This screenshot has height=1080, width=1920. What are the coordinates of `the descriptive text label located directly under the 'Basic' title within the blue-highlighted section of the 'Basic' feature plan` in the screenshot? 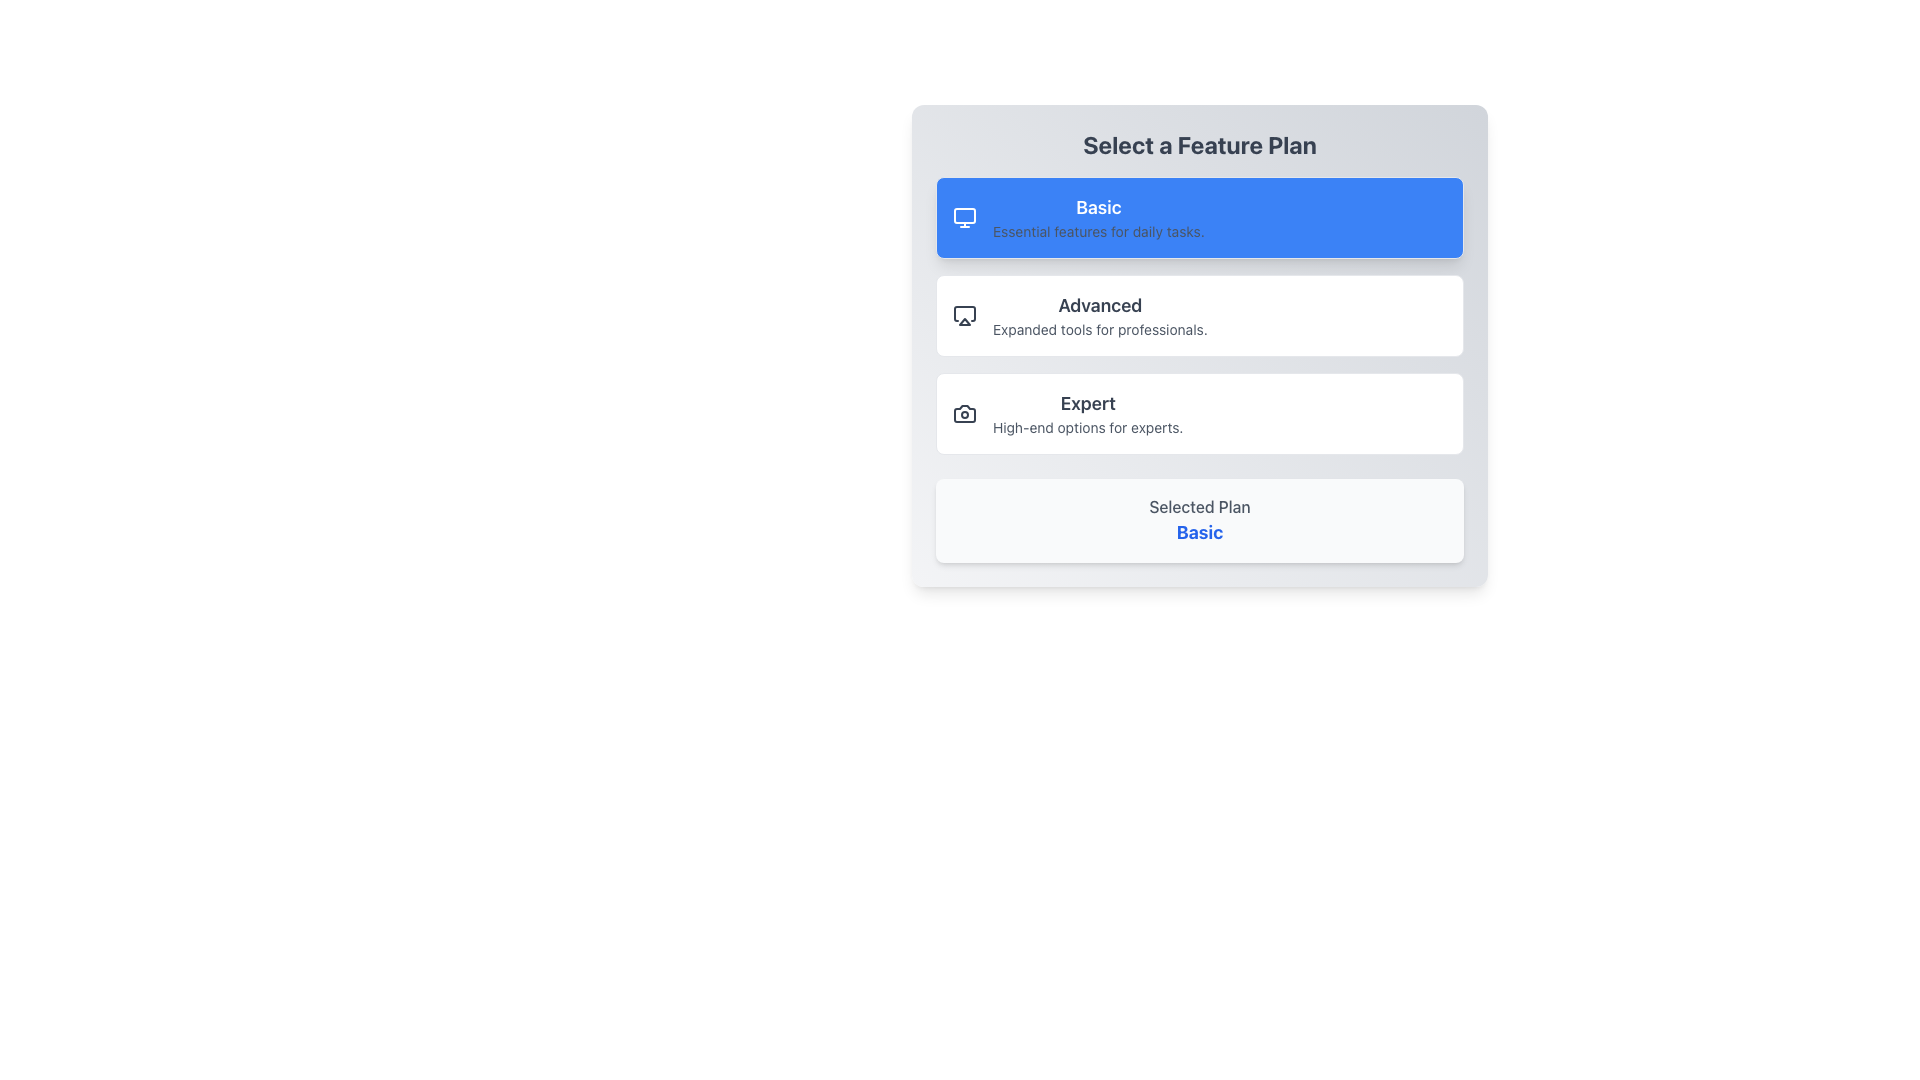 It's located at (1097, 230).